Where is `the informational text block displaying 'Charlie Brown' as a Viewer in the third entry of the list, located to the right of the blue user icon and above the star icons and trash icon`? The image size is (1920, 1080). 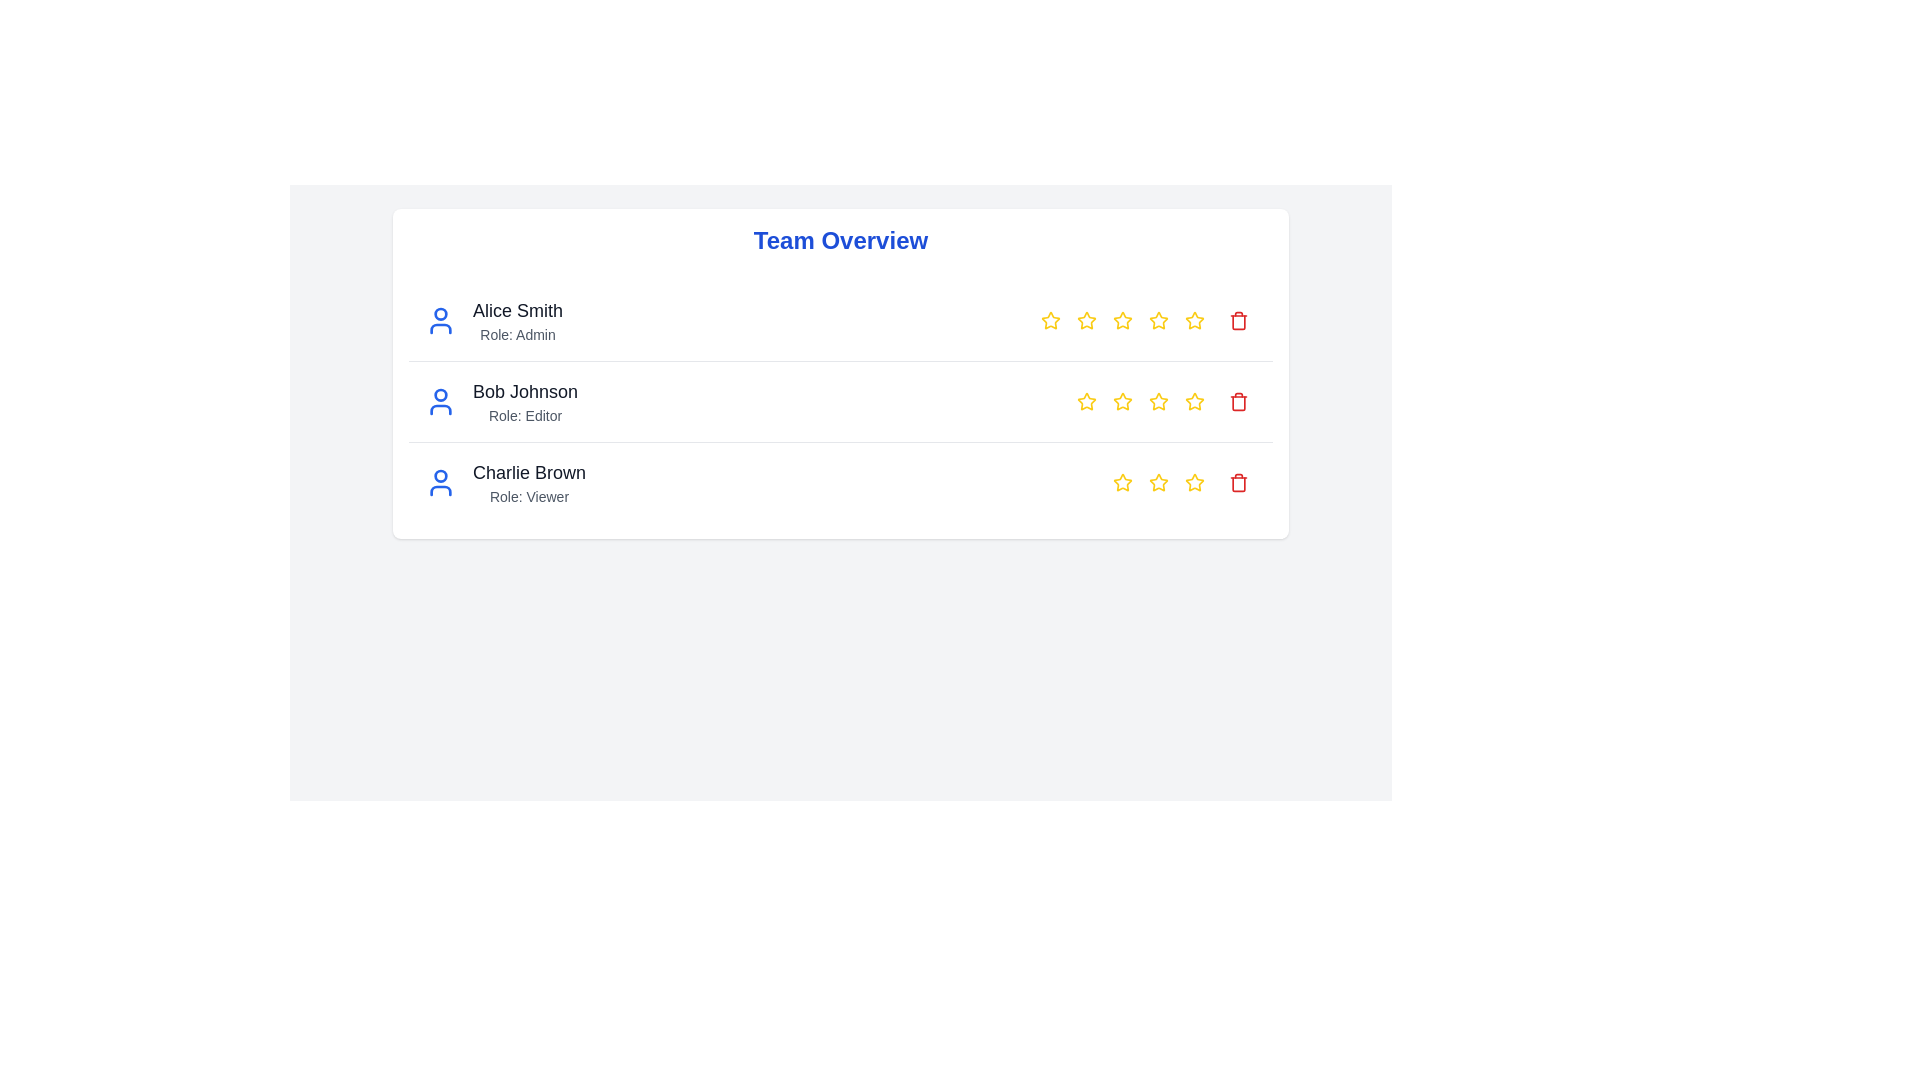 the informational text block displaying 'Charlie Brown' as a Viewer in the third entry of the list, located to the right of the blue user icon and above the star icons and trash icon is located at coordinates (529, 482).